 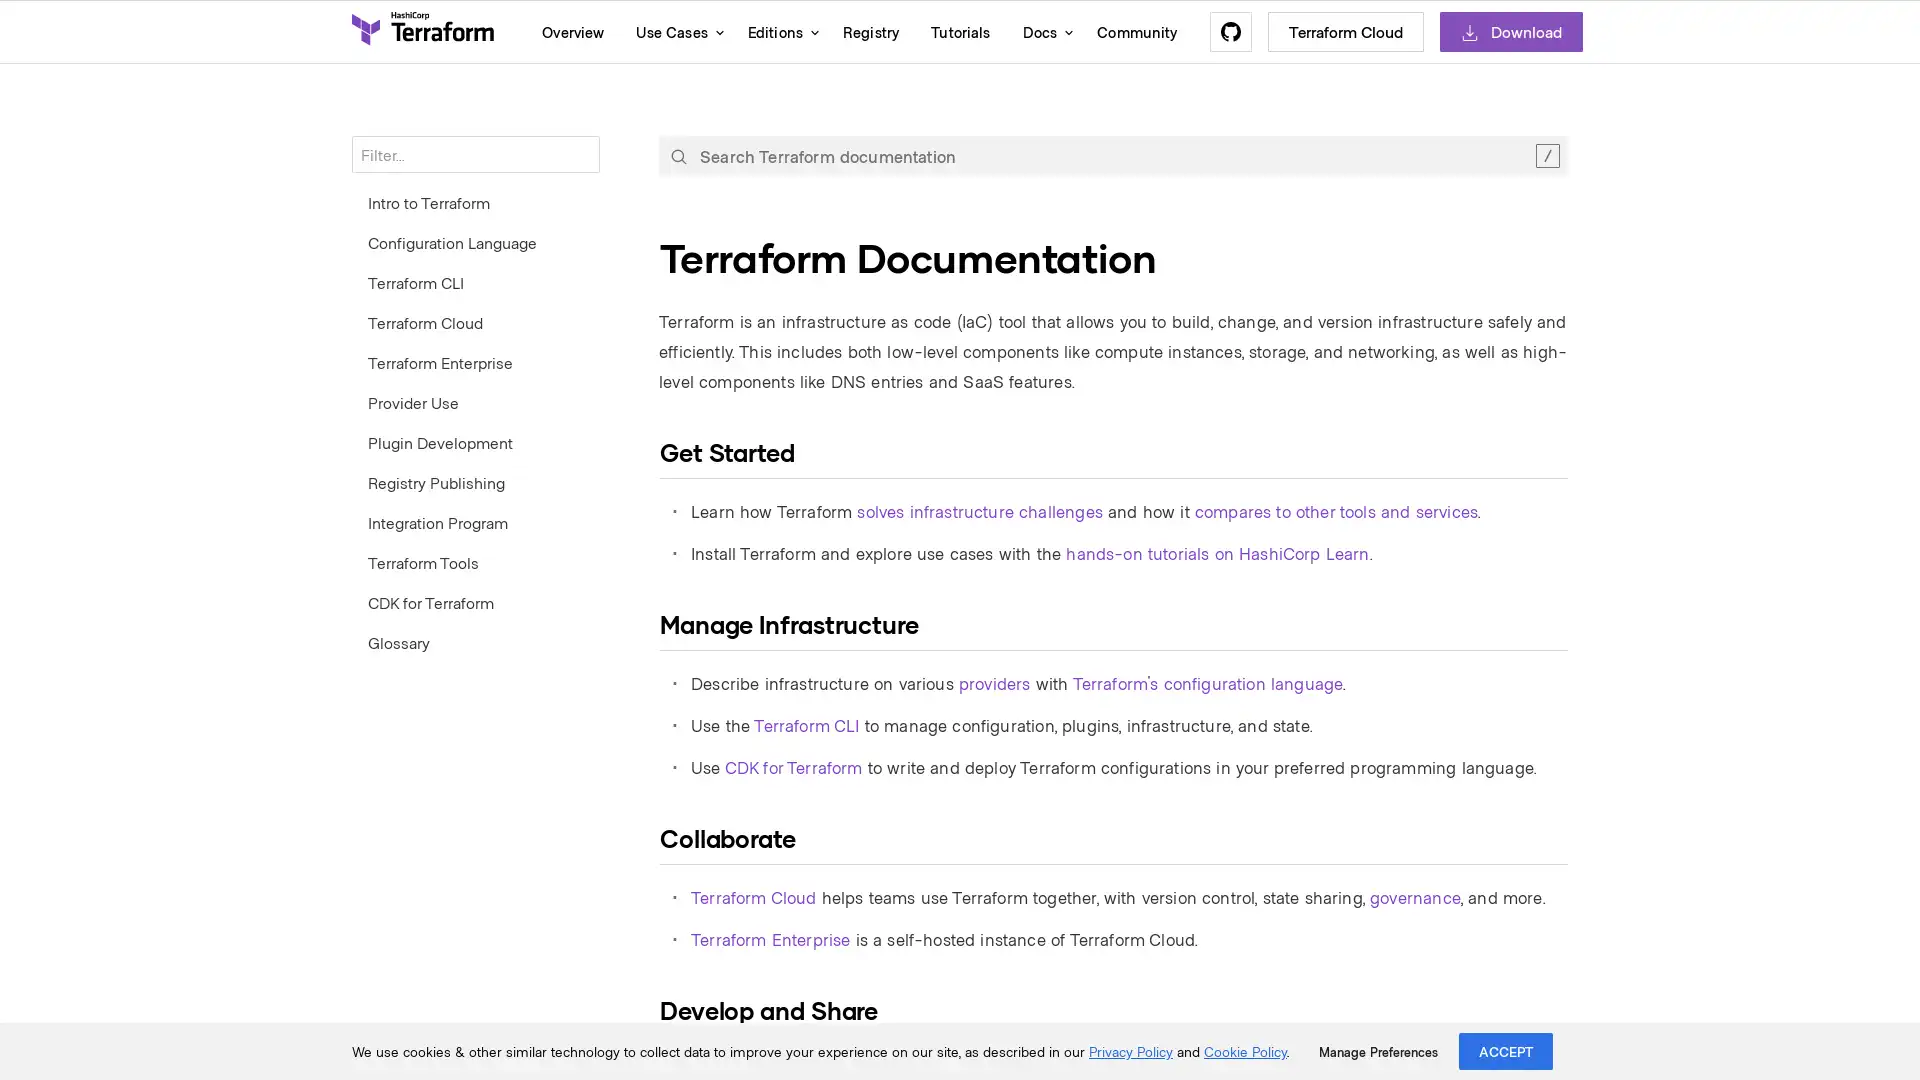 I want to click on Editions, so click(x=777, y=31).